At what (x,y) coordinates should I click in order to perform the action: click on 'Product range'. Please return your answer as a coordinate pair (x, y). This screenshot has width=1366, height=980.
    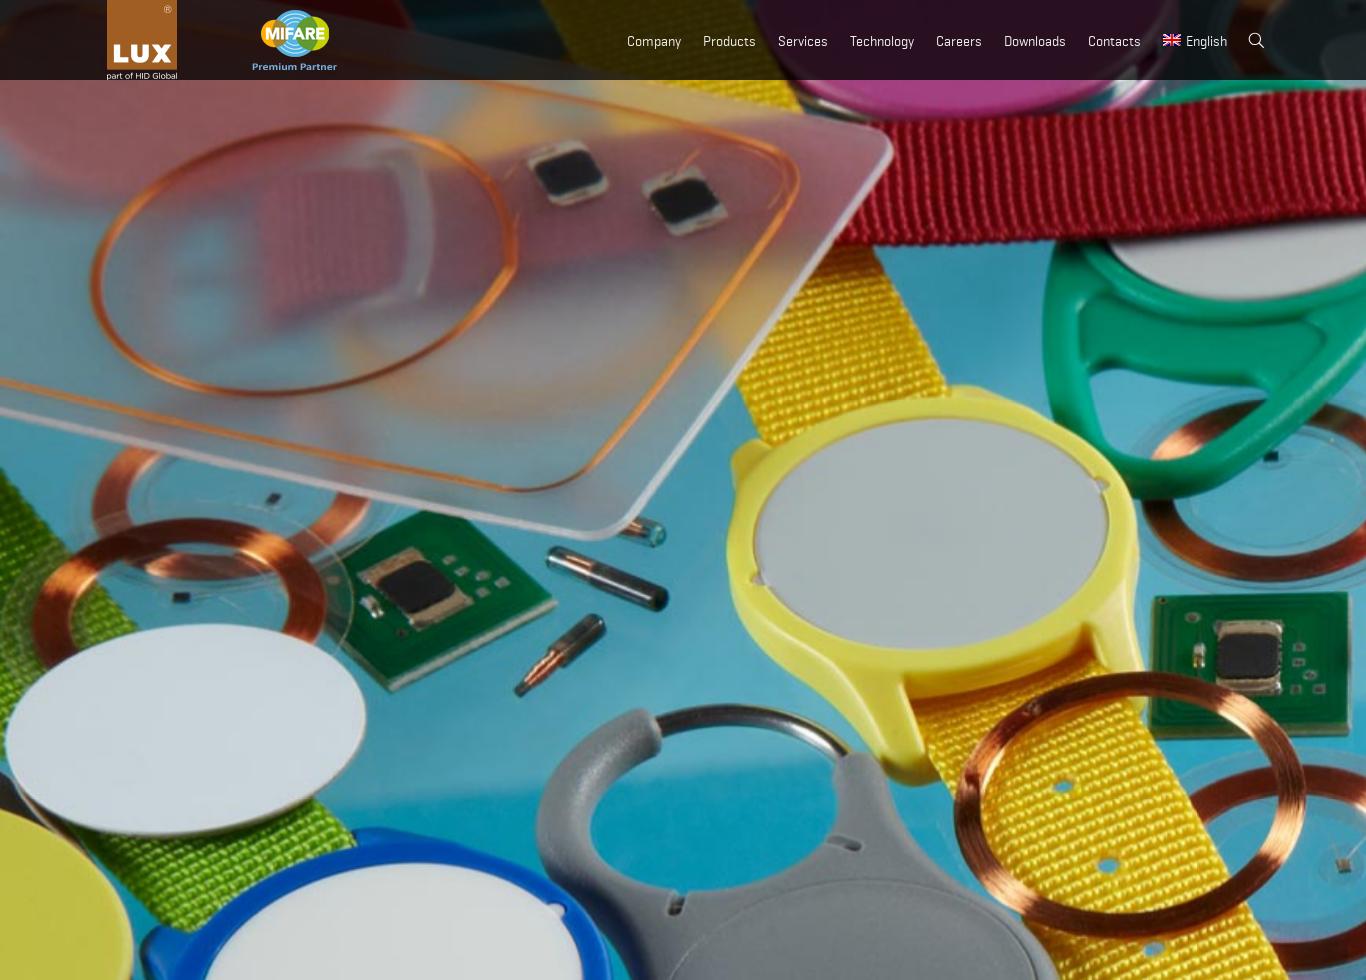
    Looking at the image, I should click on (951, 140).